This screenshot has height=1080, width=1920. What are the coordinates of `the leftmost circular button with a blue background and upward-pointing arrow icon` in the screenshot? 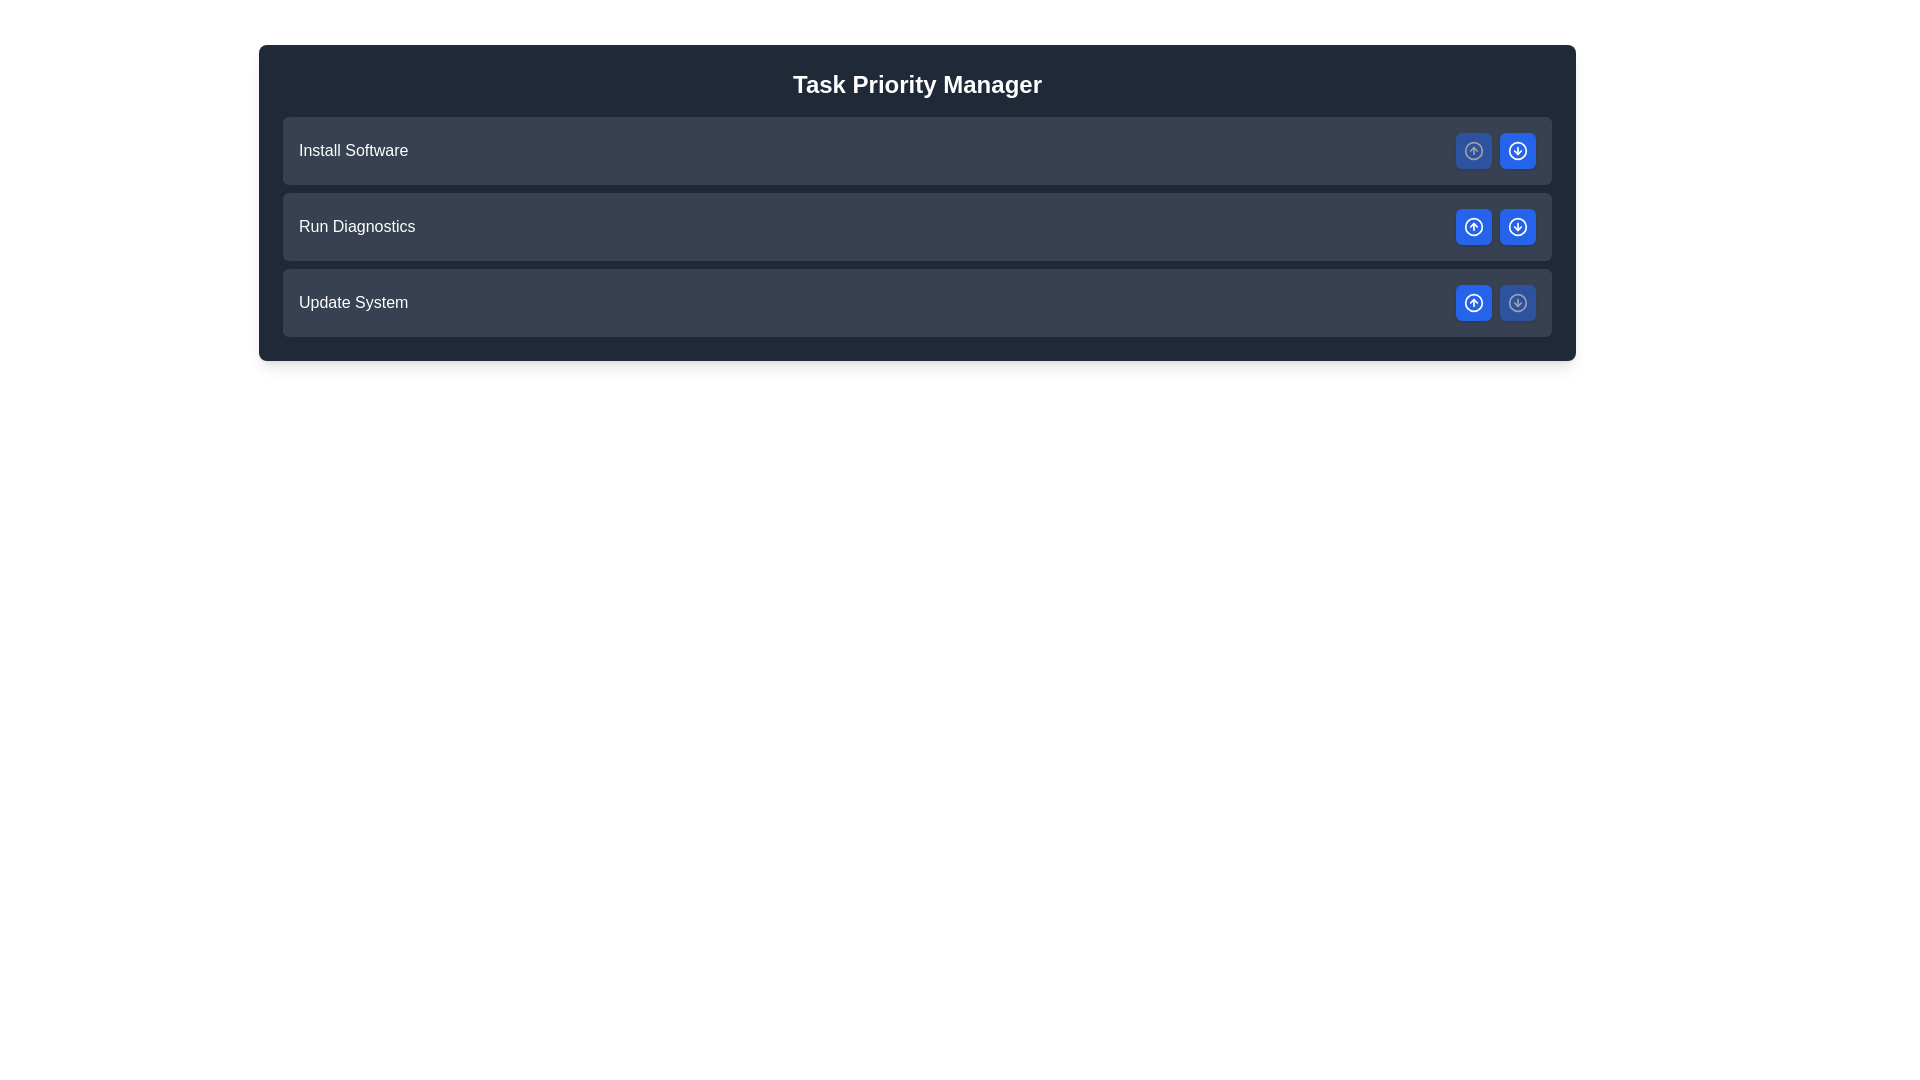 It's located at (1473, 149).